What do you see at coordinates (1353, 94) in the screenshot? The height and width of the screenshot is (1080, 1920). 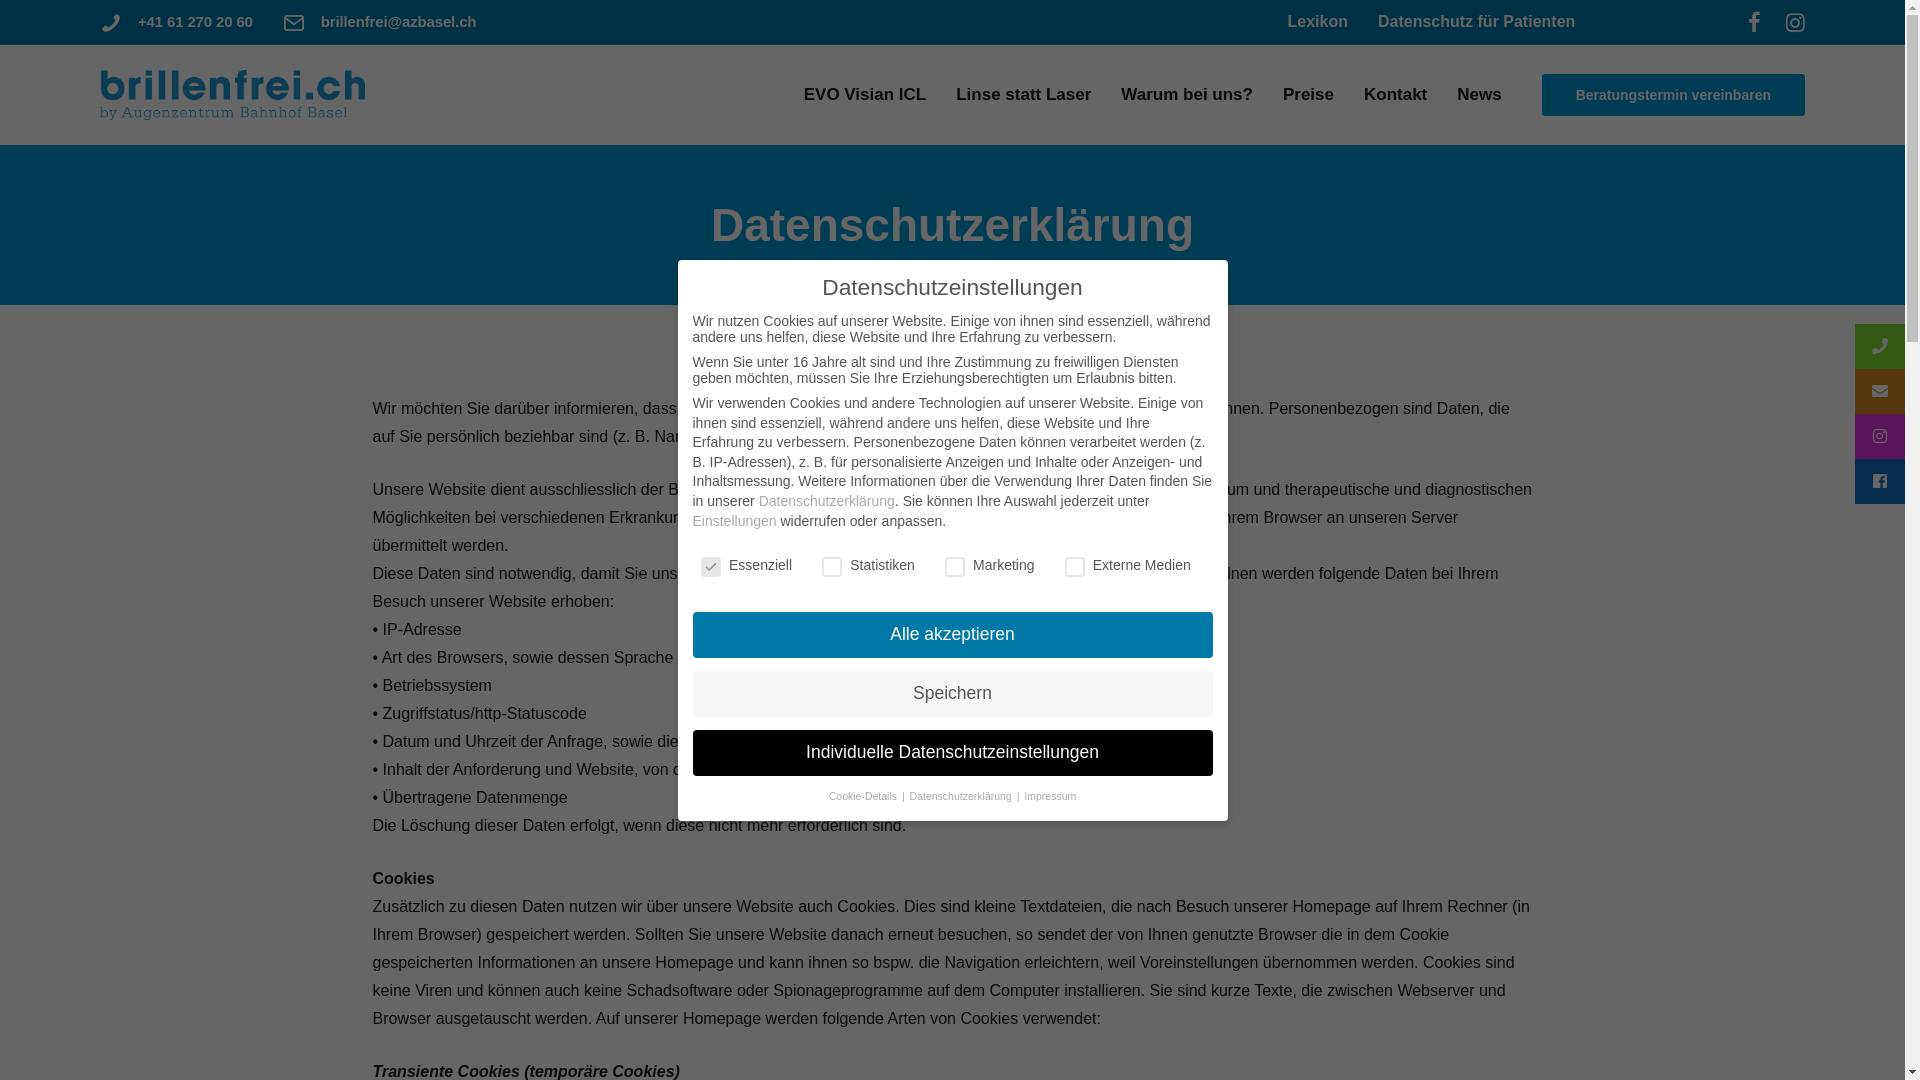 I see `'Kontakt'` at bounding box center [1353, 94].